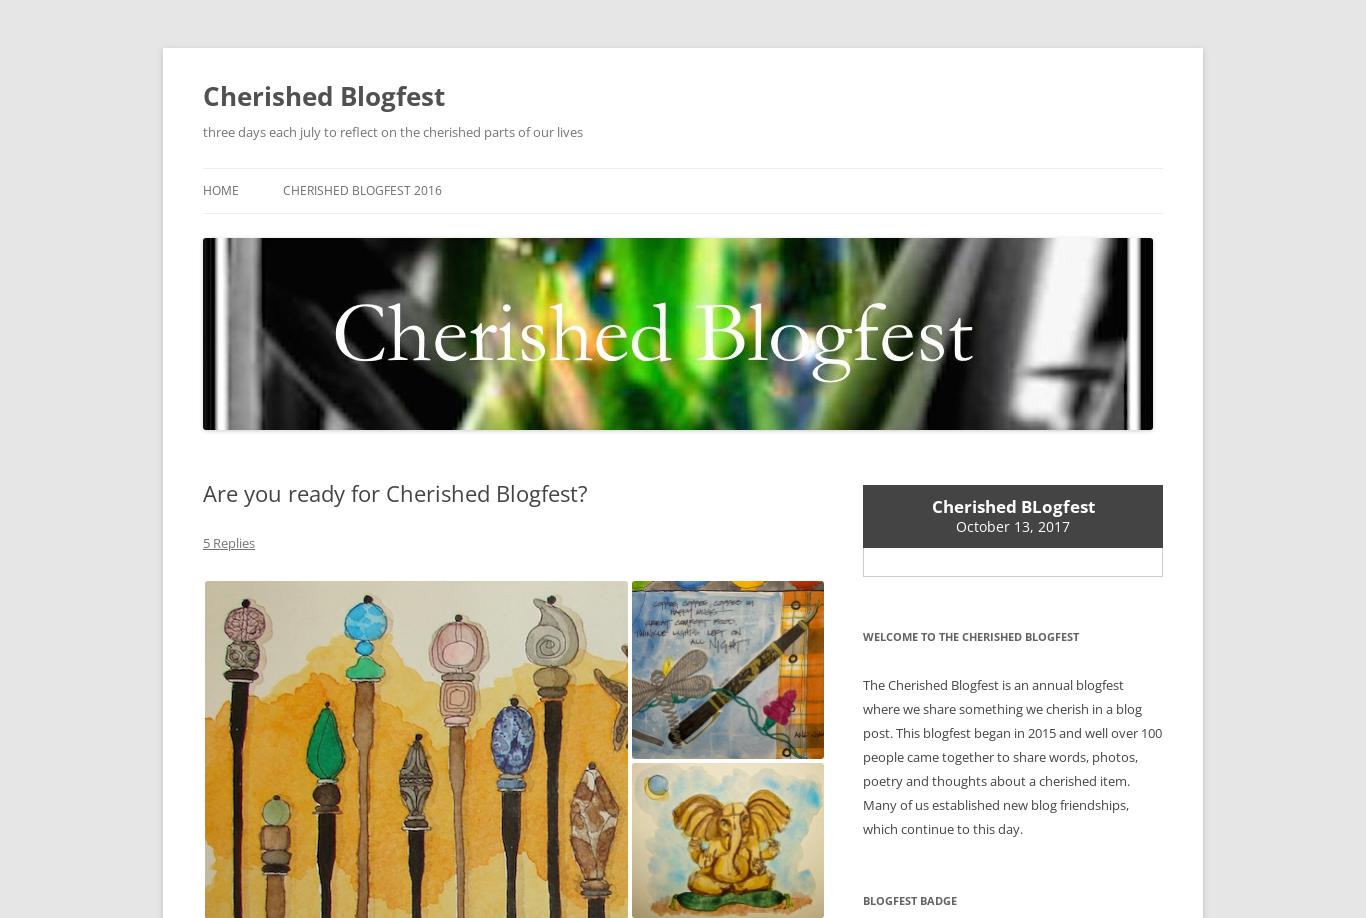 Image resolution: width=1366 pixels, height=918 pixels. What do you see at coordinates (324, 95) in the screenshot?
I see `'Cherished Blogfest'` at bounding box center [324, 95].